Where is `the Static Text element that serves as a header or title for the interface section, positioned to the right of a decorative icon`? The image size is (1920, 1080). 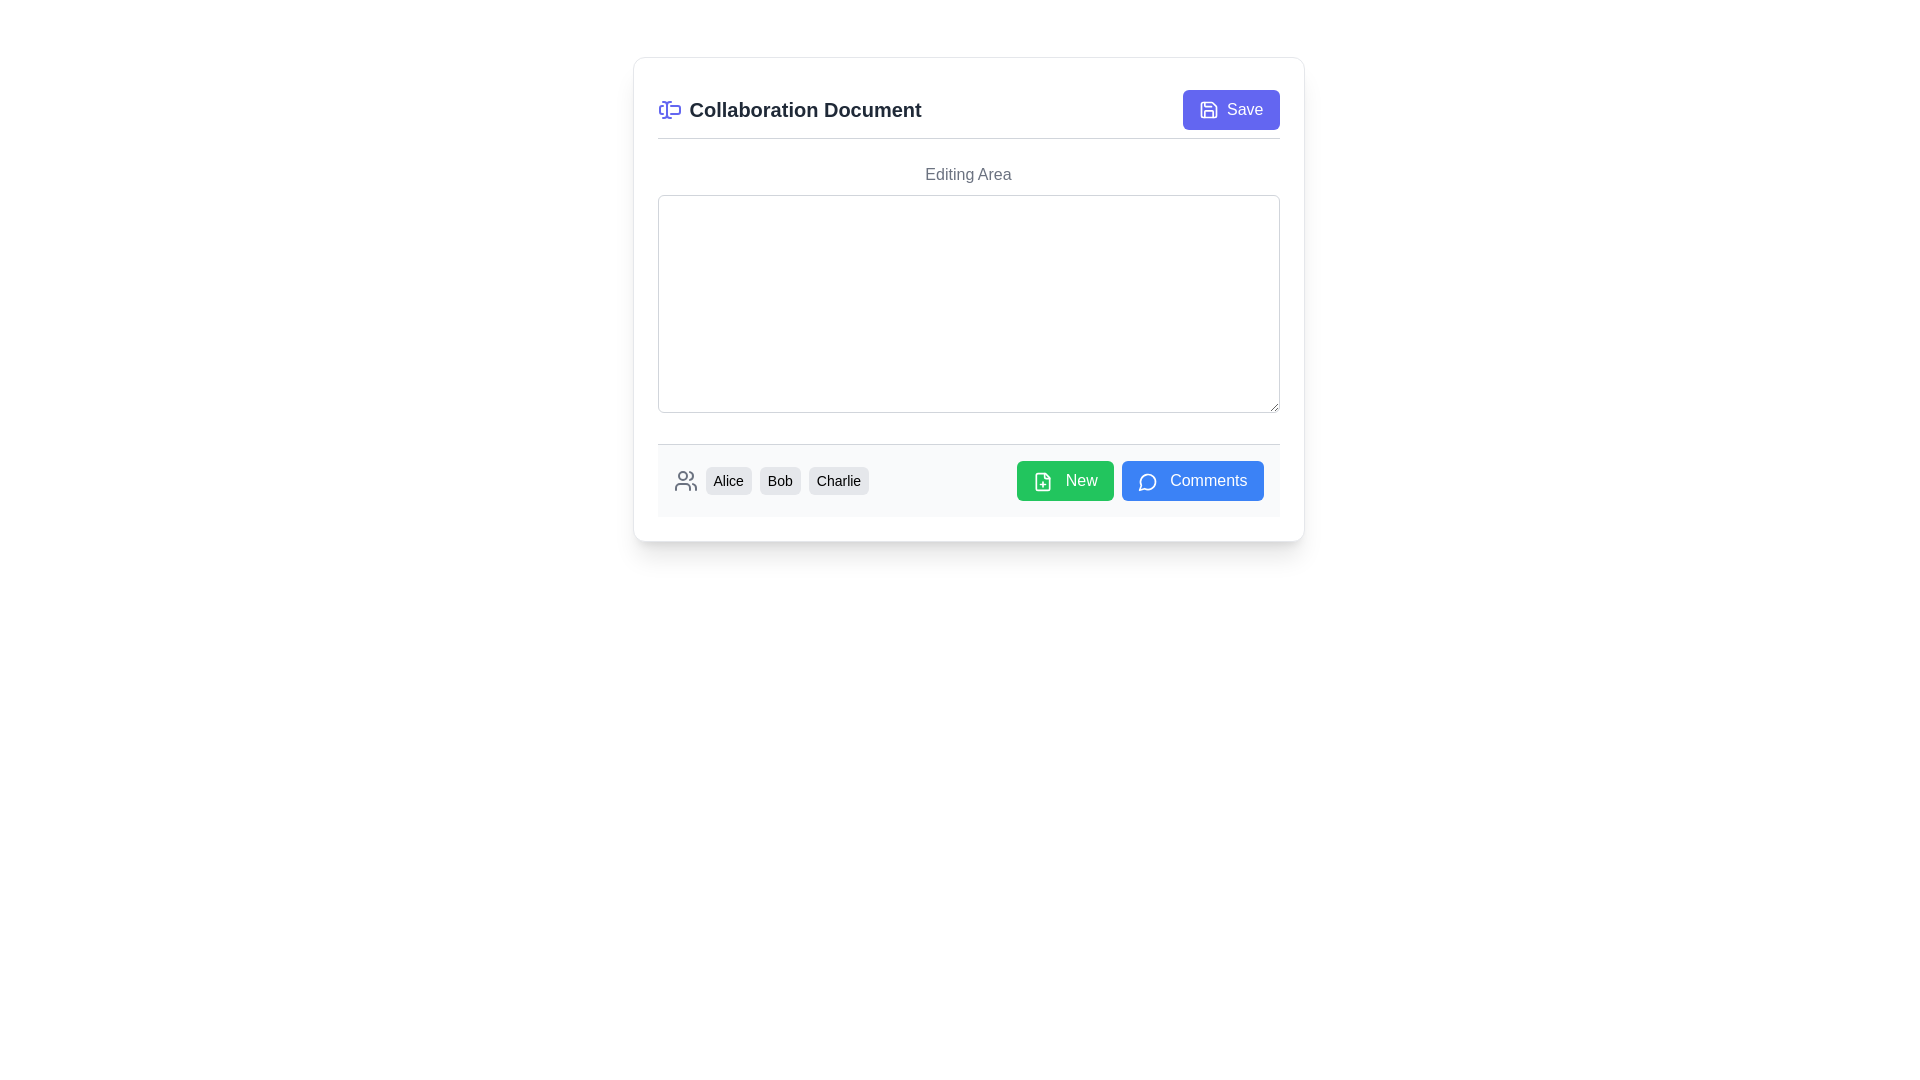 the Static Text element that serves as a header or title for the interface section, positioned to the right of a decorative icon is located at coordinates (788, 110).